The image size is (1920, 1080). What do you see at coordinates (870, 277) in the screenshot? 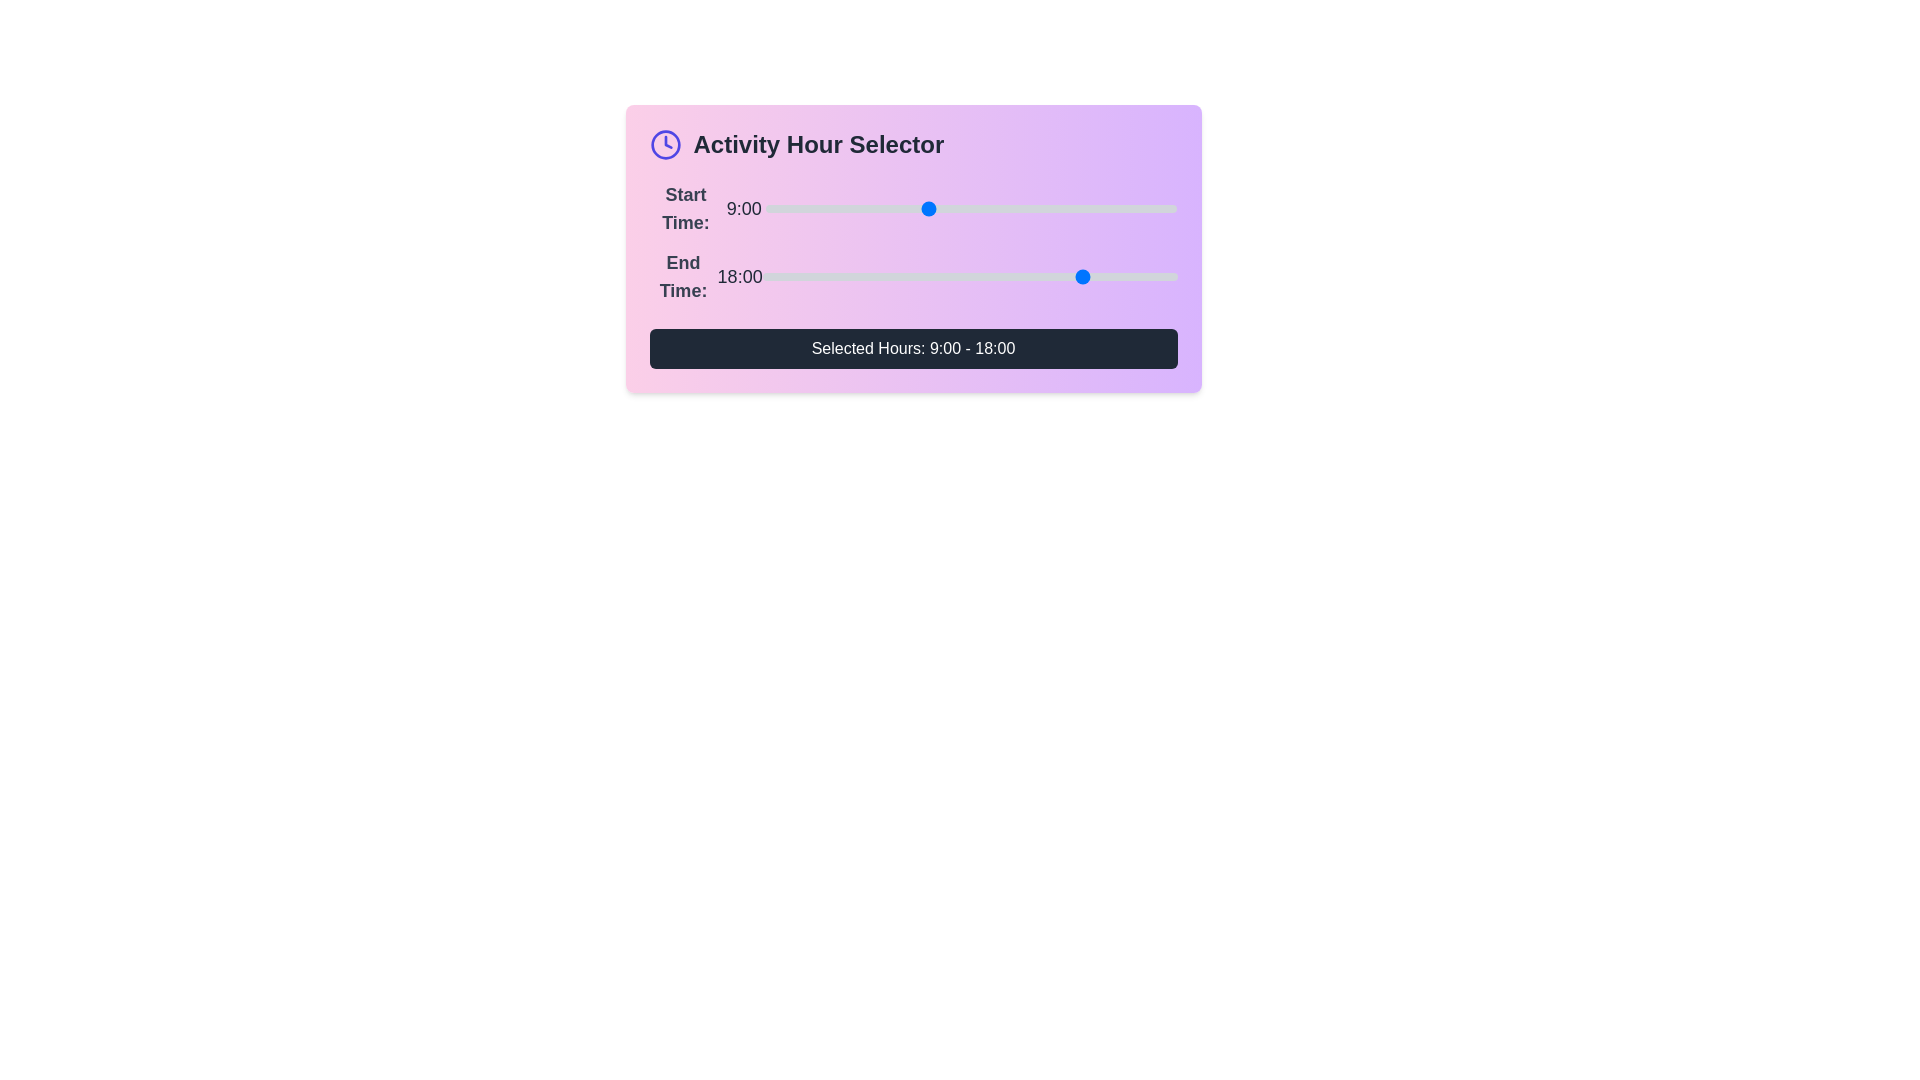
I see `the end time slider to set the hour to 6` at bounding box center [870, 277].